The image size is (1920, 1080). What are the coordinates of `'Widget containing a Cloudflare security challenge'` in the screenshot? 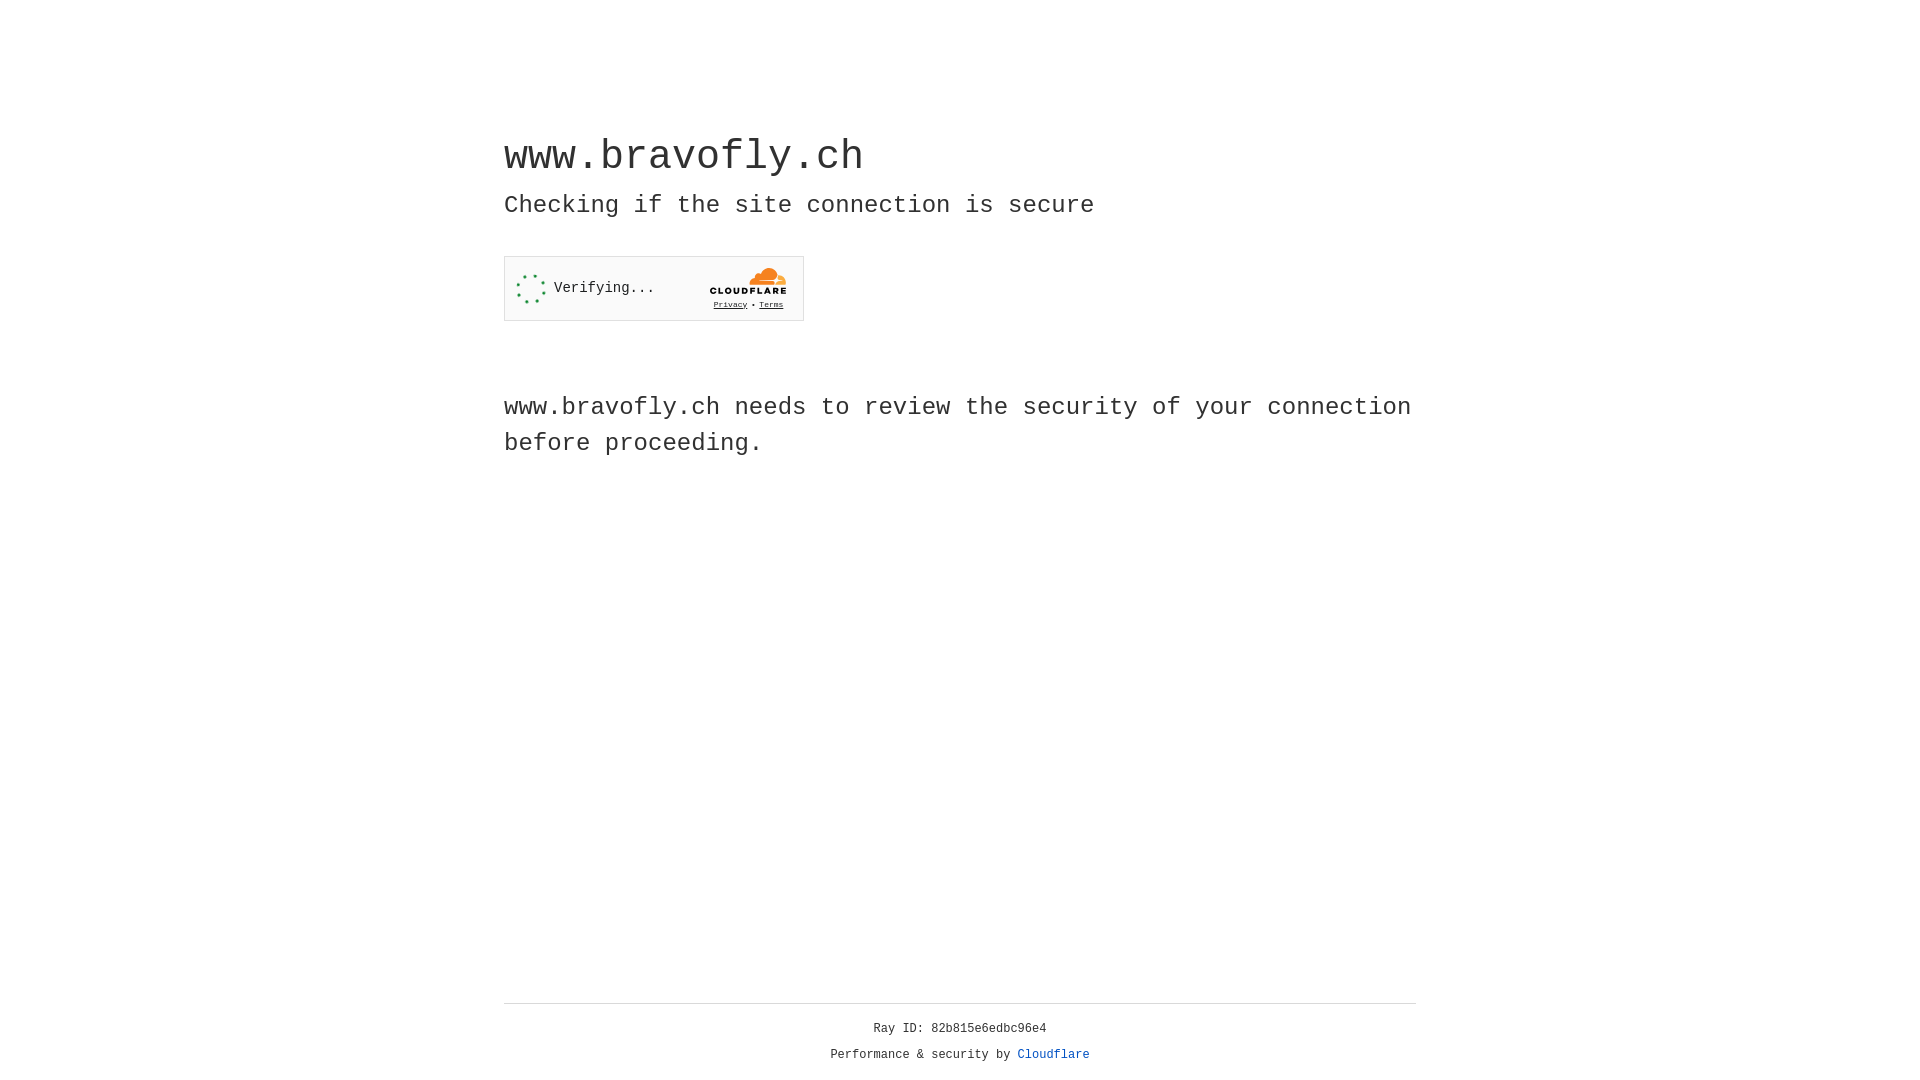 It's located at (653, 288).